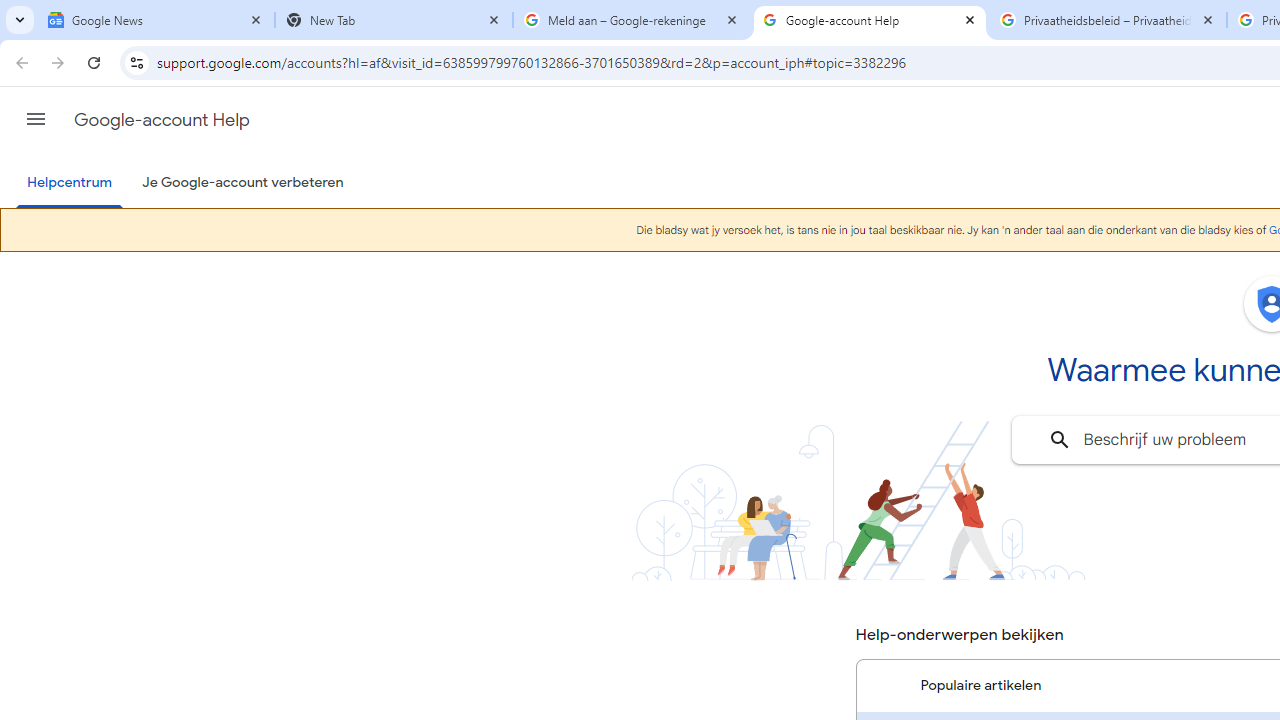 Image resolution: width=1280 pixels, height=720 pixels. I want to click on 'Helpcentrum', so click(69, 183).